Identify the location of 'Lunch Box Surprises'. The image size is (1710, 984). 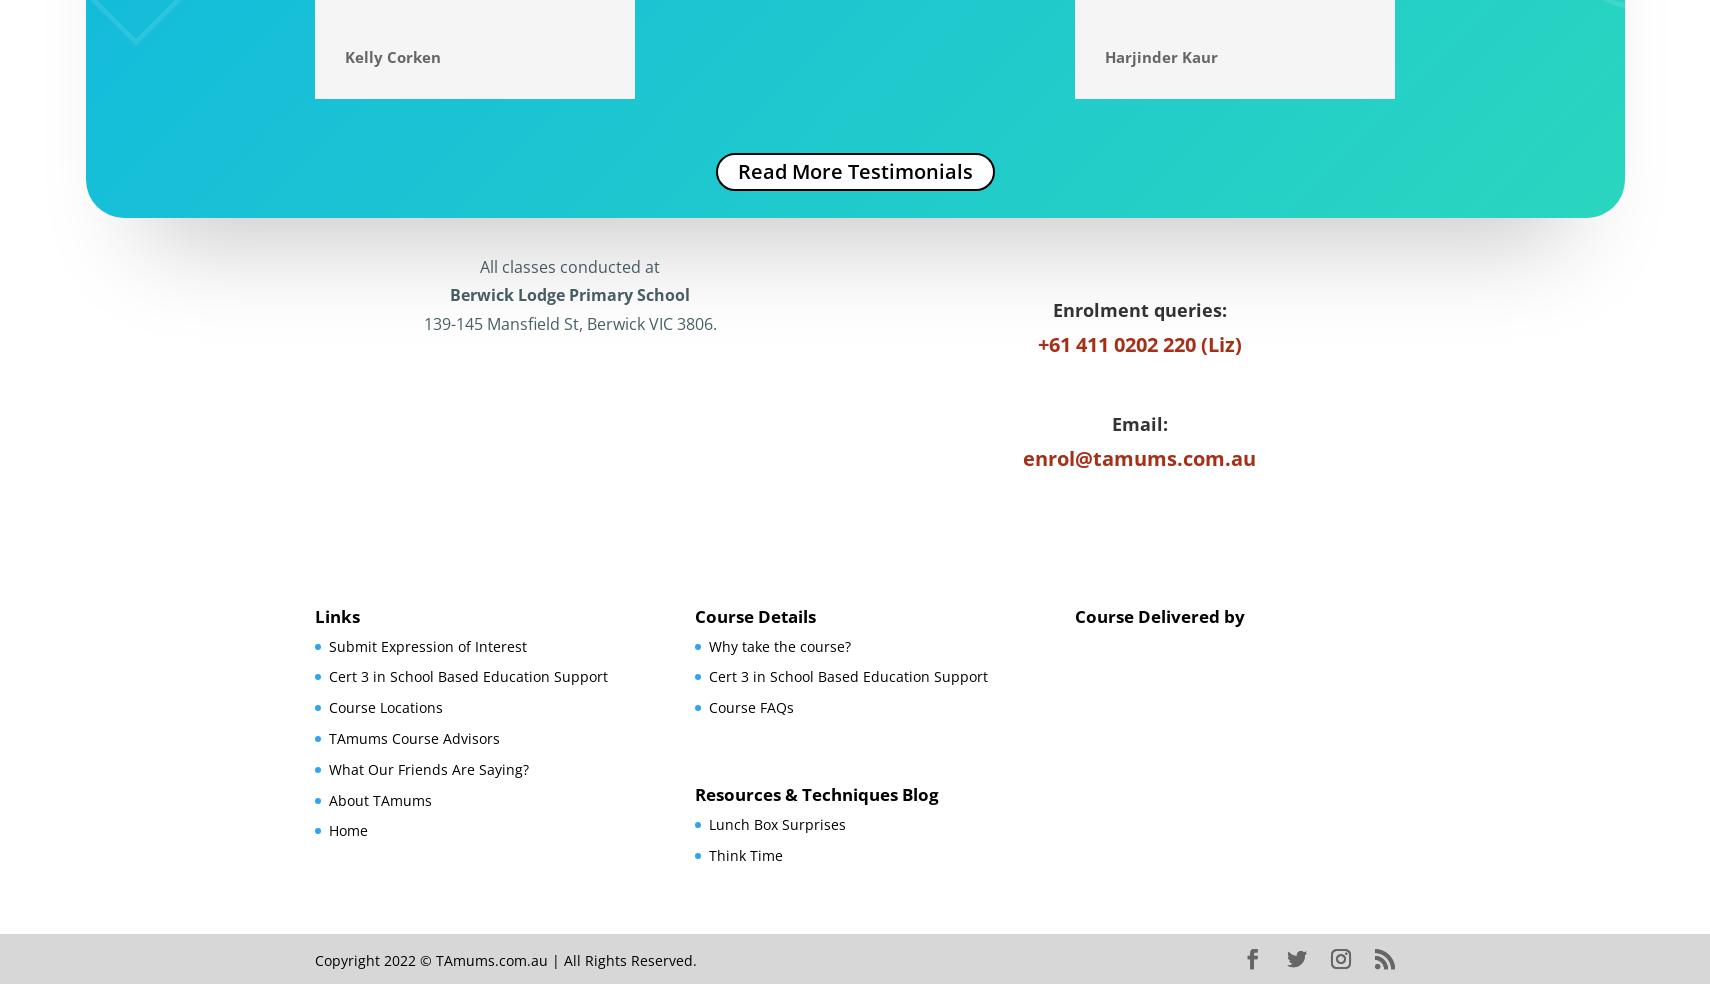
(776, 823).